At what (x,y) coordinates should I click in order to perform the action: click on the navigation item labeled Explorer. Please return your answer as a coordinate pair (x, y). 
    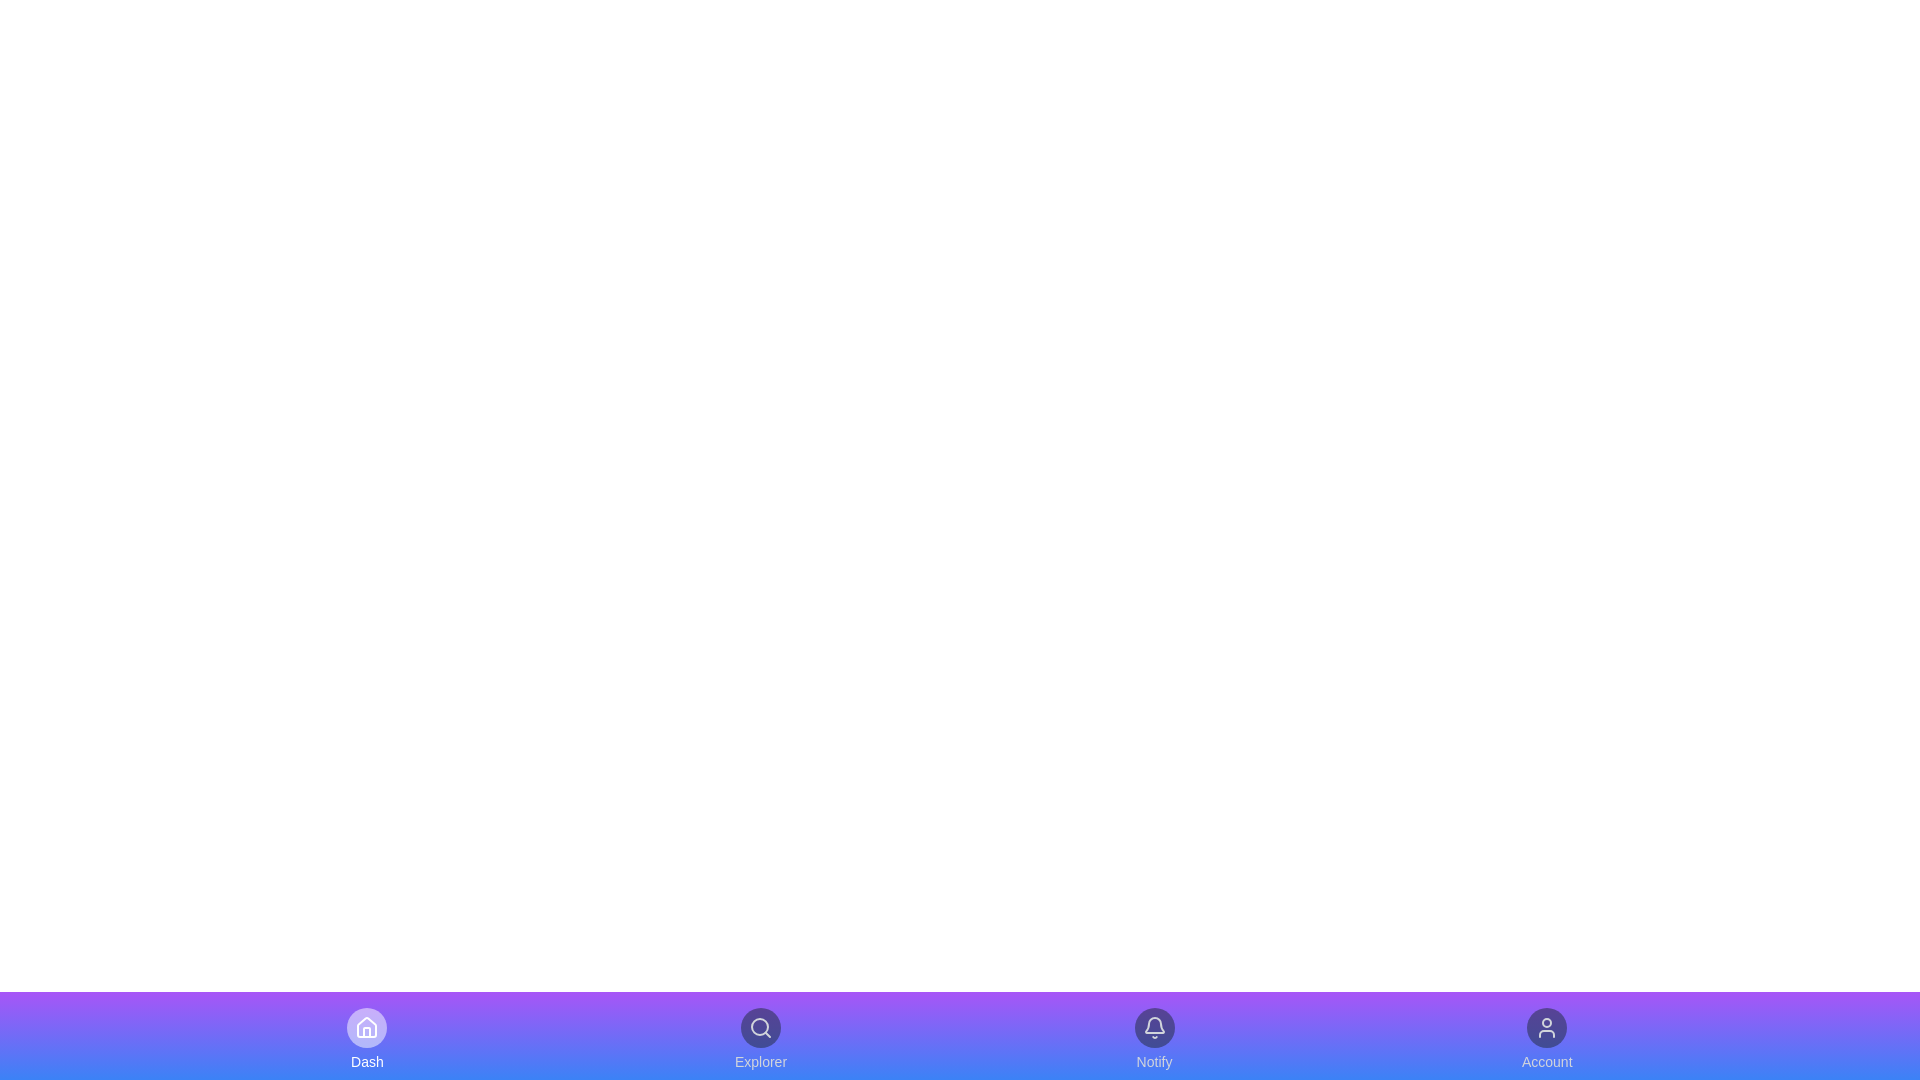
    Looking at the image, I should click on (759, 1039).